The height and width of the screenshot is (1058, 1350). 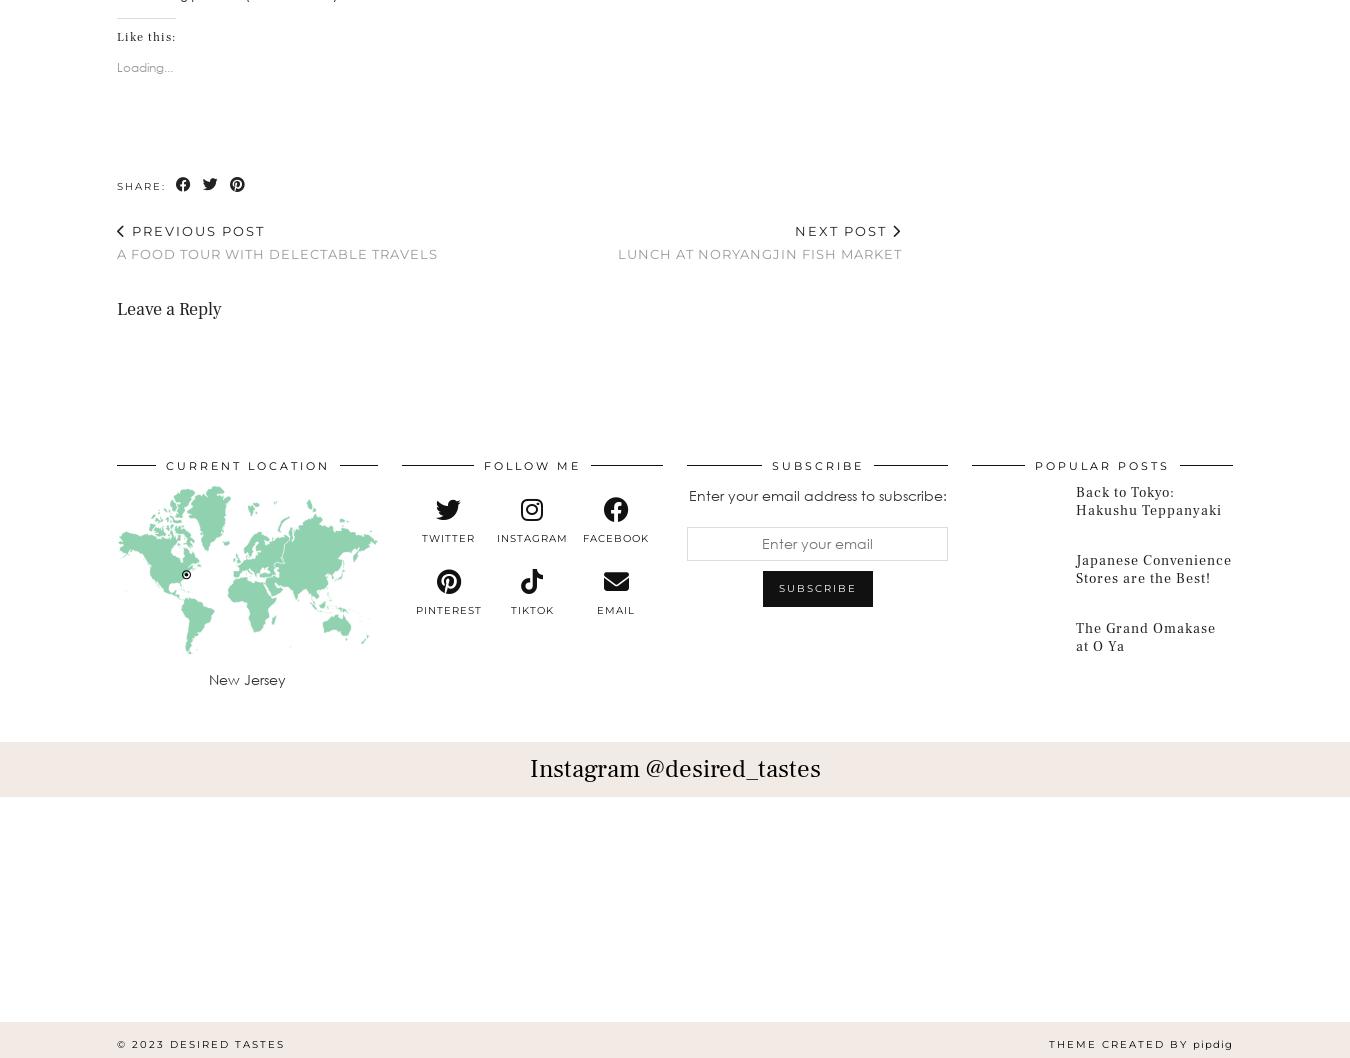 I want to click on 'The Grand Omakase at O Ya', so click(x=1145, y=636).